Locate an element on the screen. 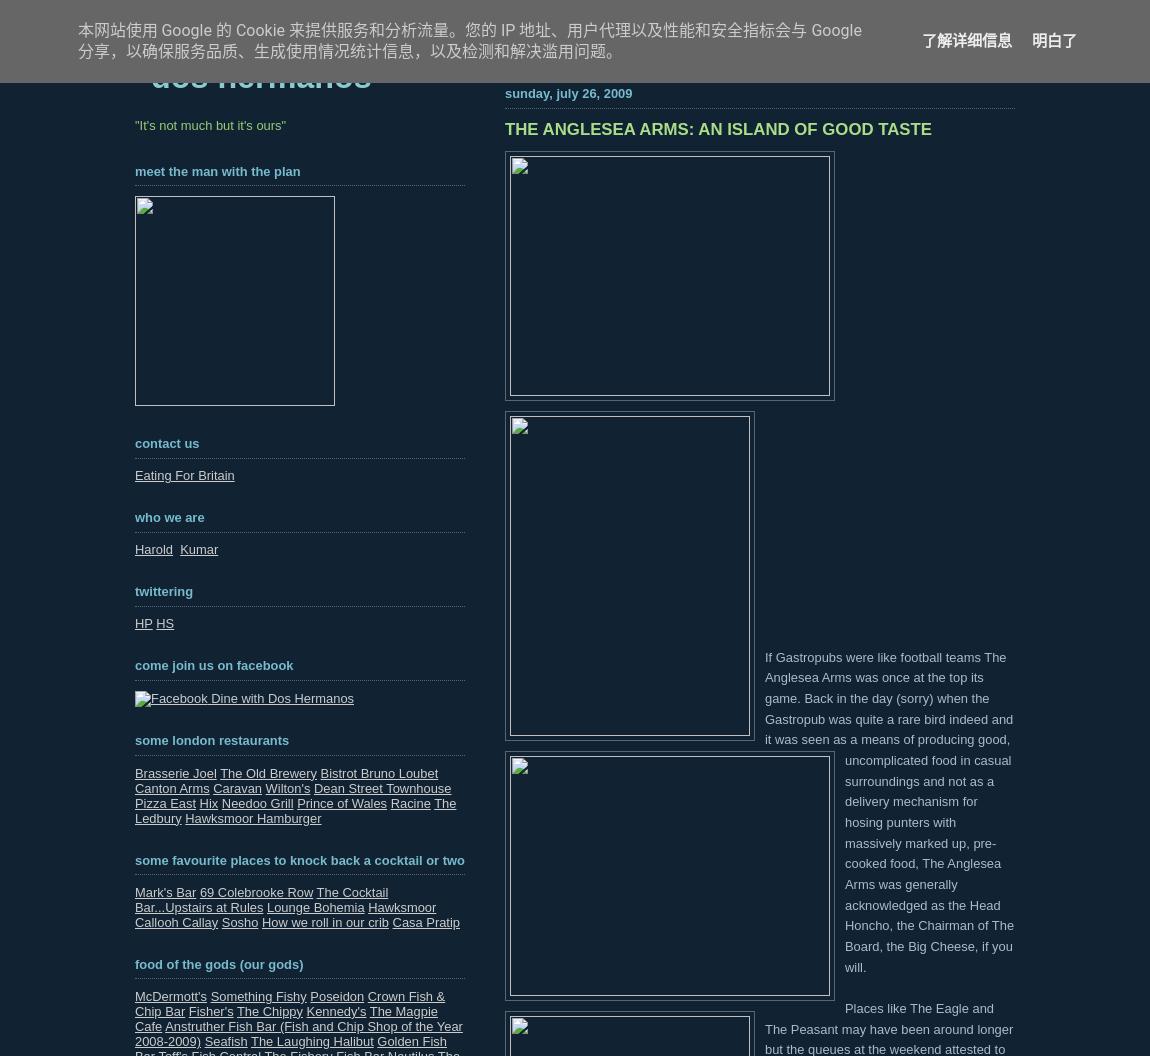  'The Cocktail Bar...Upstairs at Rules' is located at coordinates (260, 897).